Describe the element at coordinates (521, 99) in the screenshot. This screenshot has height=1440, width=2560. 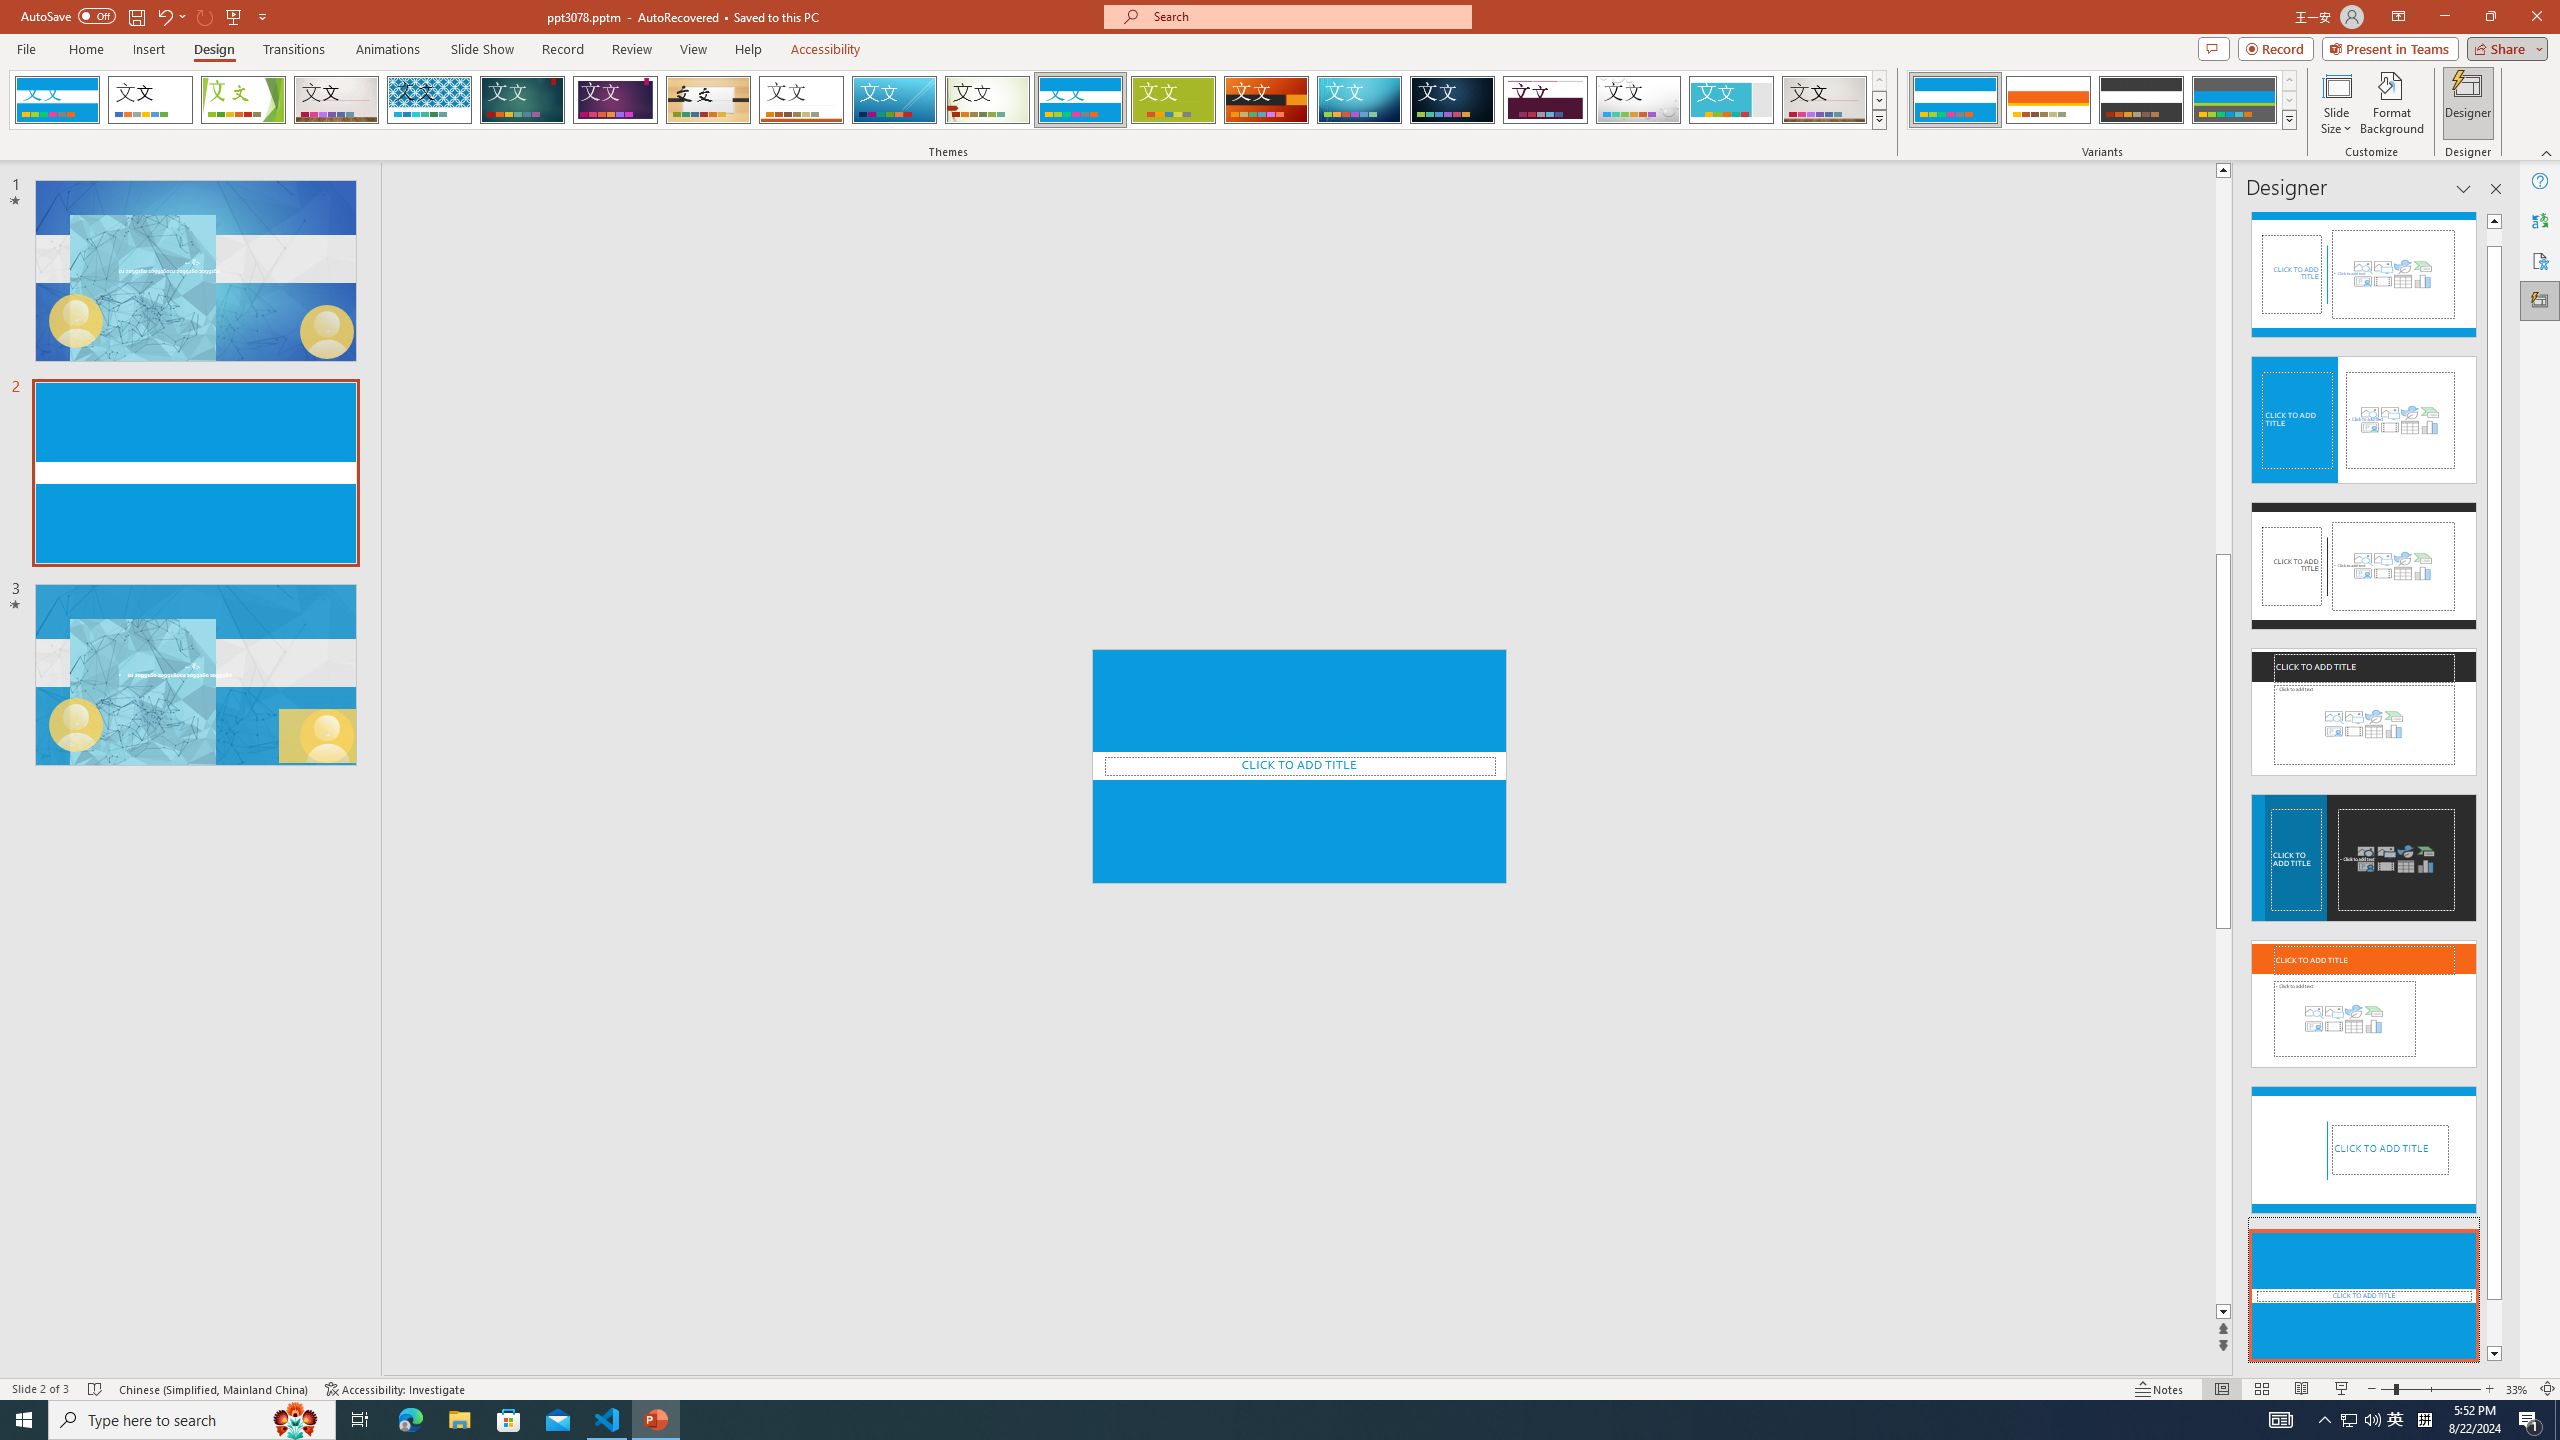
I see `'Ion'` at that location.